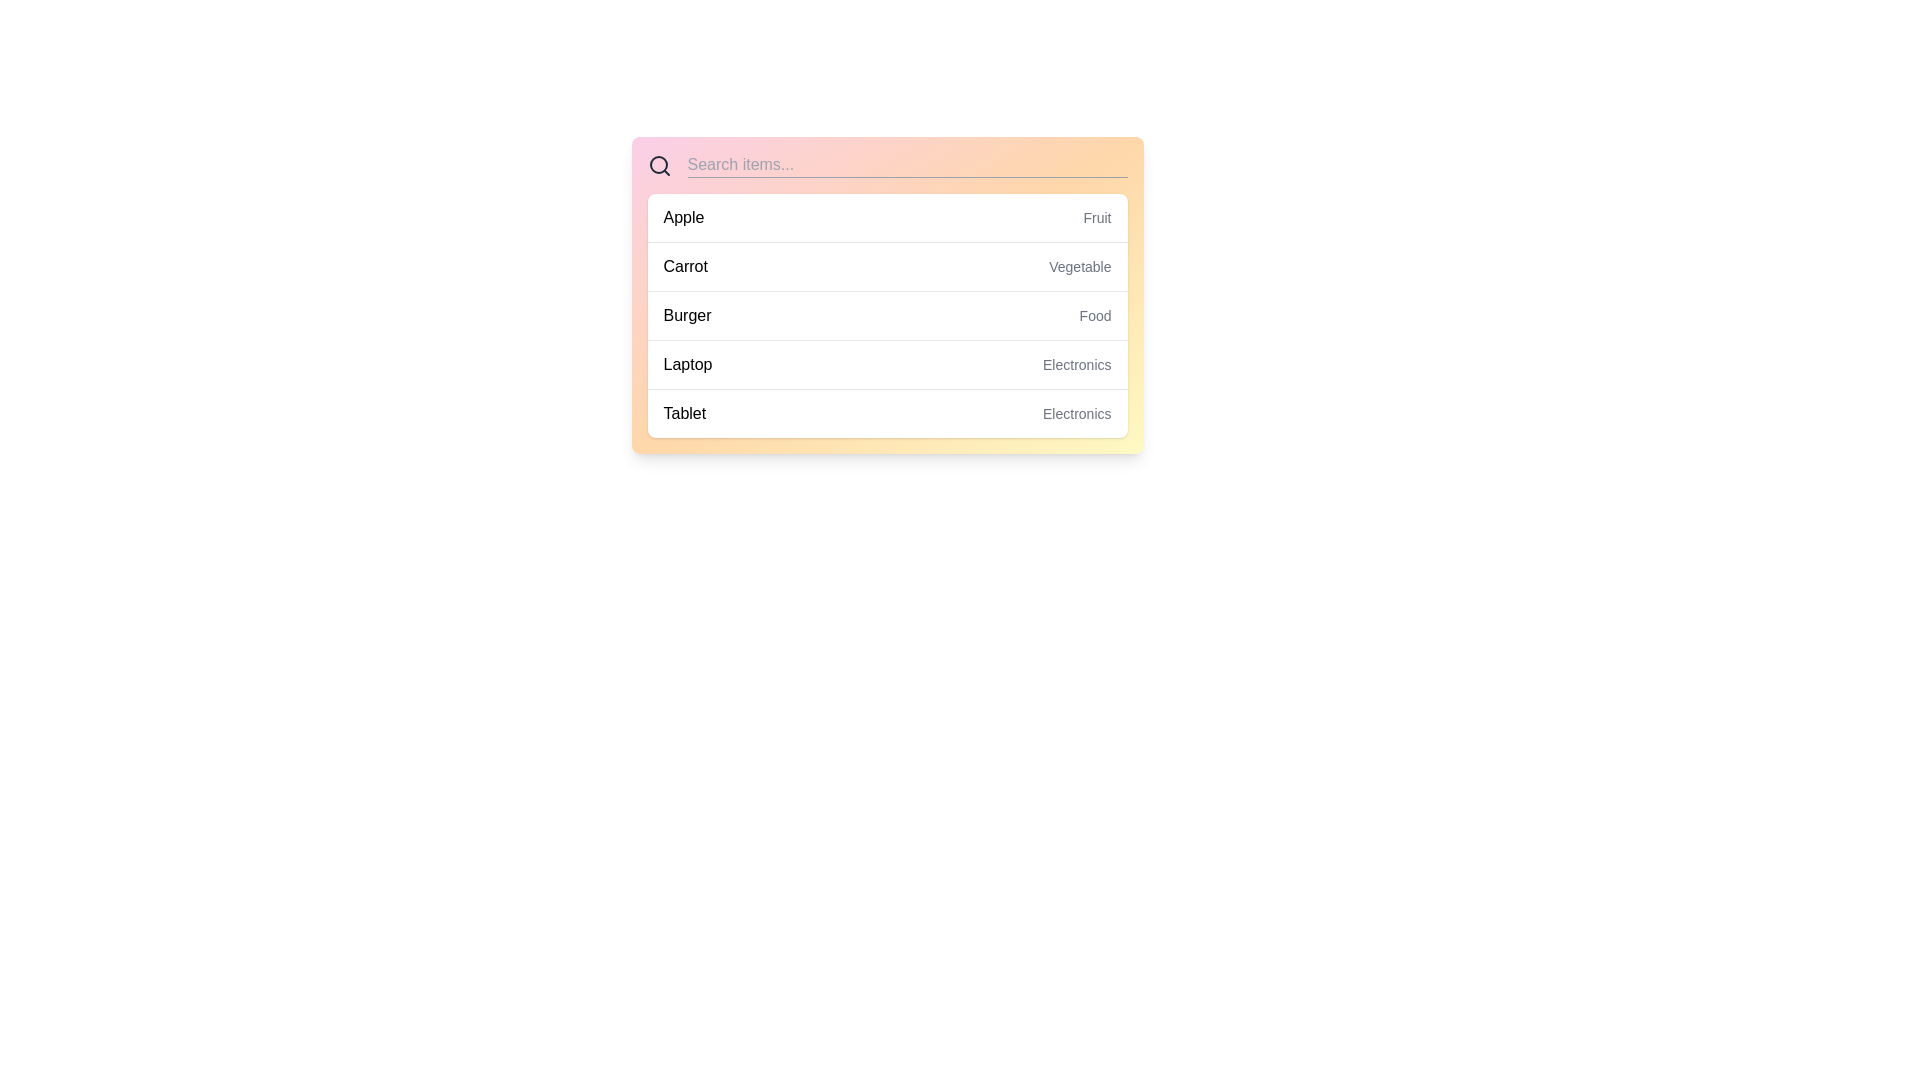 The width and height of the screenshot is (1920, 1080). I want to click on the small text label displaying the word 'Food' in gray color, positioned to the right of 'Burger' in the third row of the list-style layout, so click(1094, 315).